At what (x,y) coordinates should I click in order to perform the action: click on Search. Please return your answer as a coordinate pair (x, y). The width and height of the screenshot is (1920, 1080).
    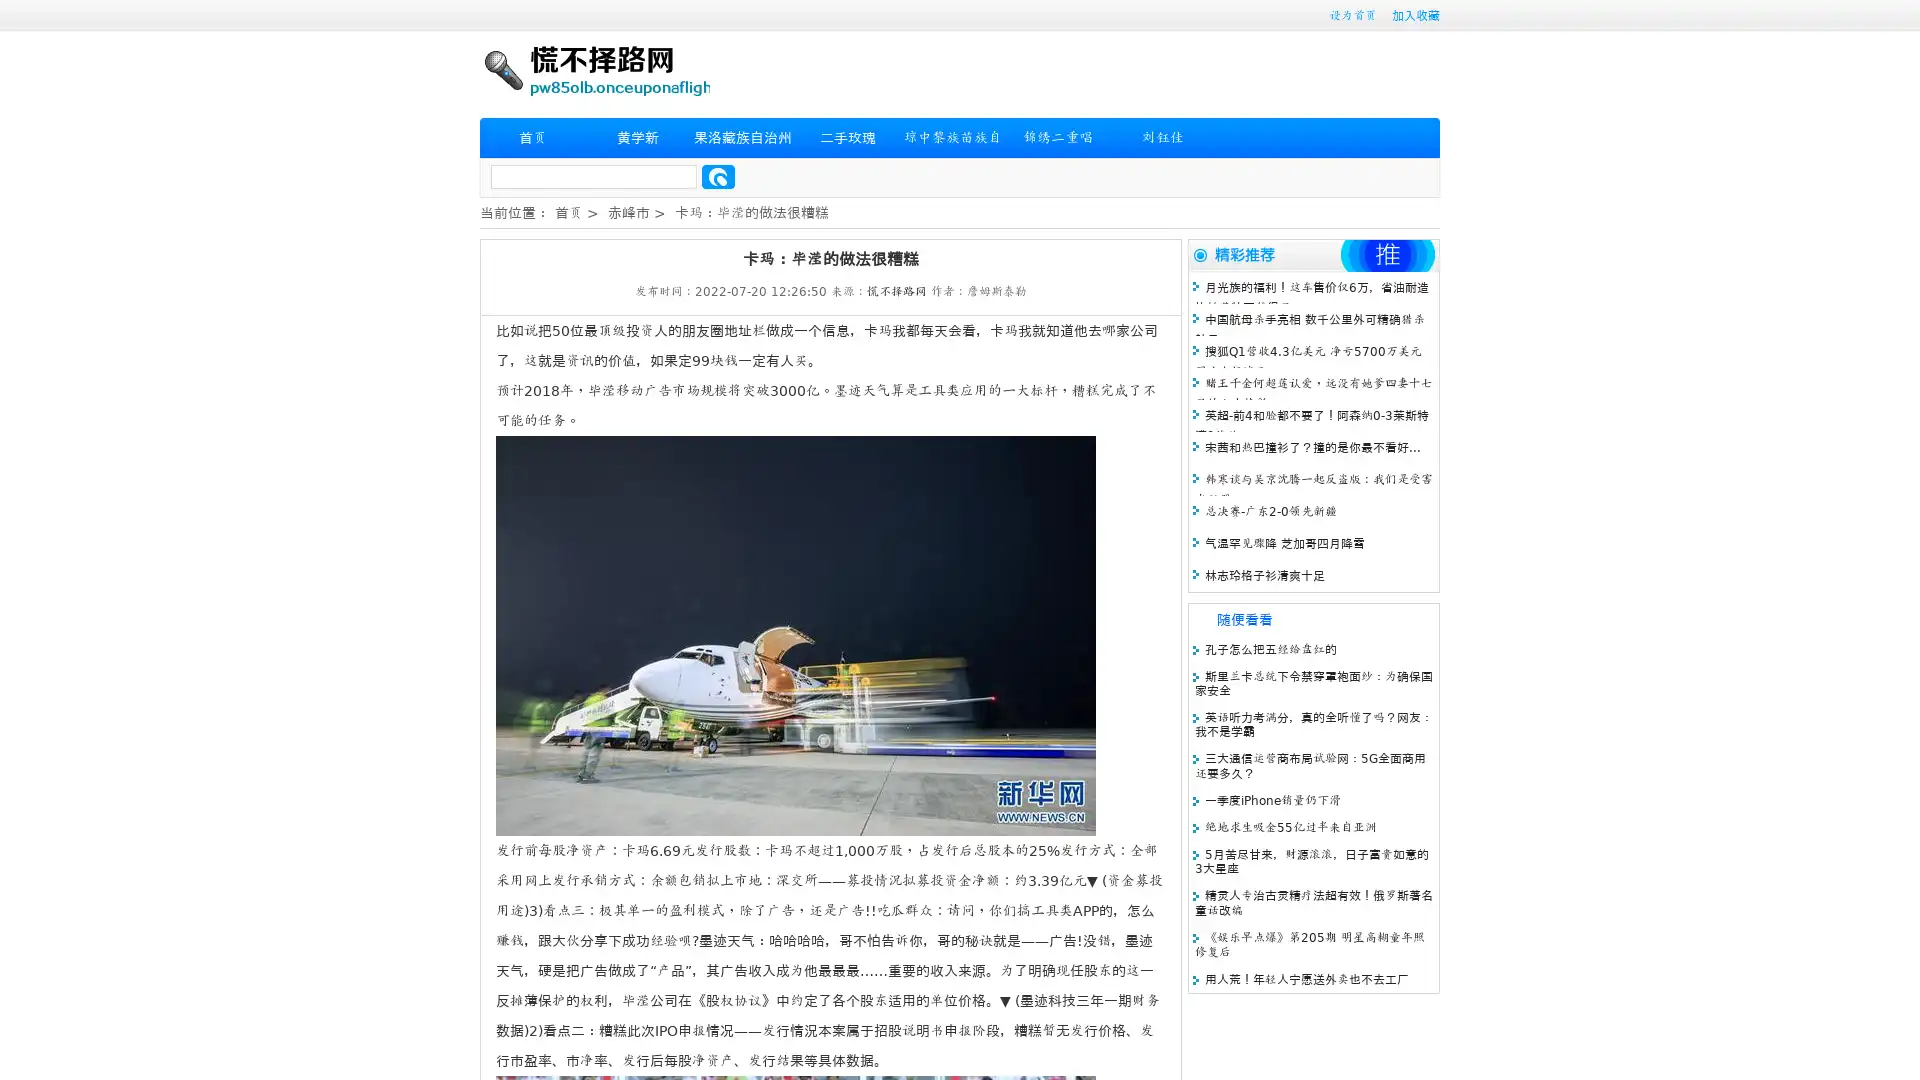
    Looking at the image, I should click on (718, 176).